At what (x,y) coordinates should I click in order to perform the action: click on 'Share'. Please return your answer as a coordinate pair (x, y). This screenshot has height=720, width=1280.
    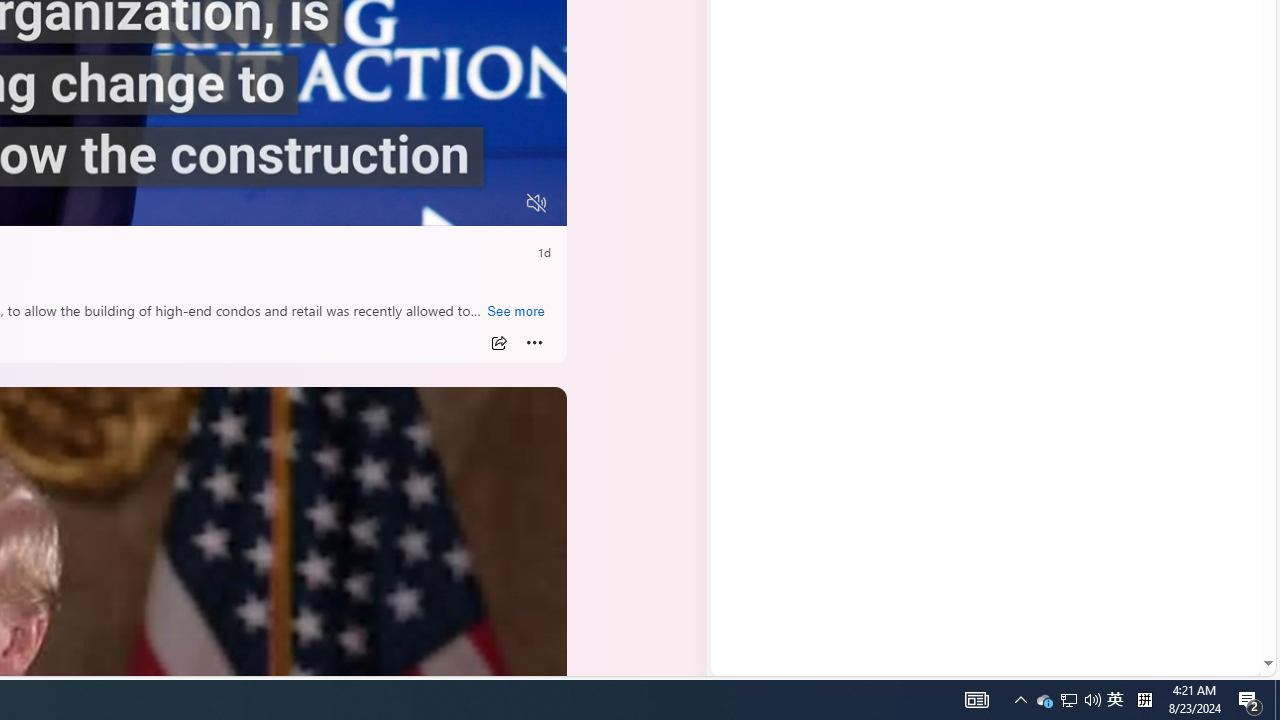
    Looking at the image, I should click on (498, 342).